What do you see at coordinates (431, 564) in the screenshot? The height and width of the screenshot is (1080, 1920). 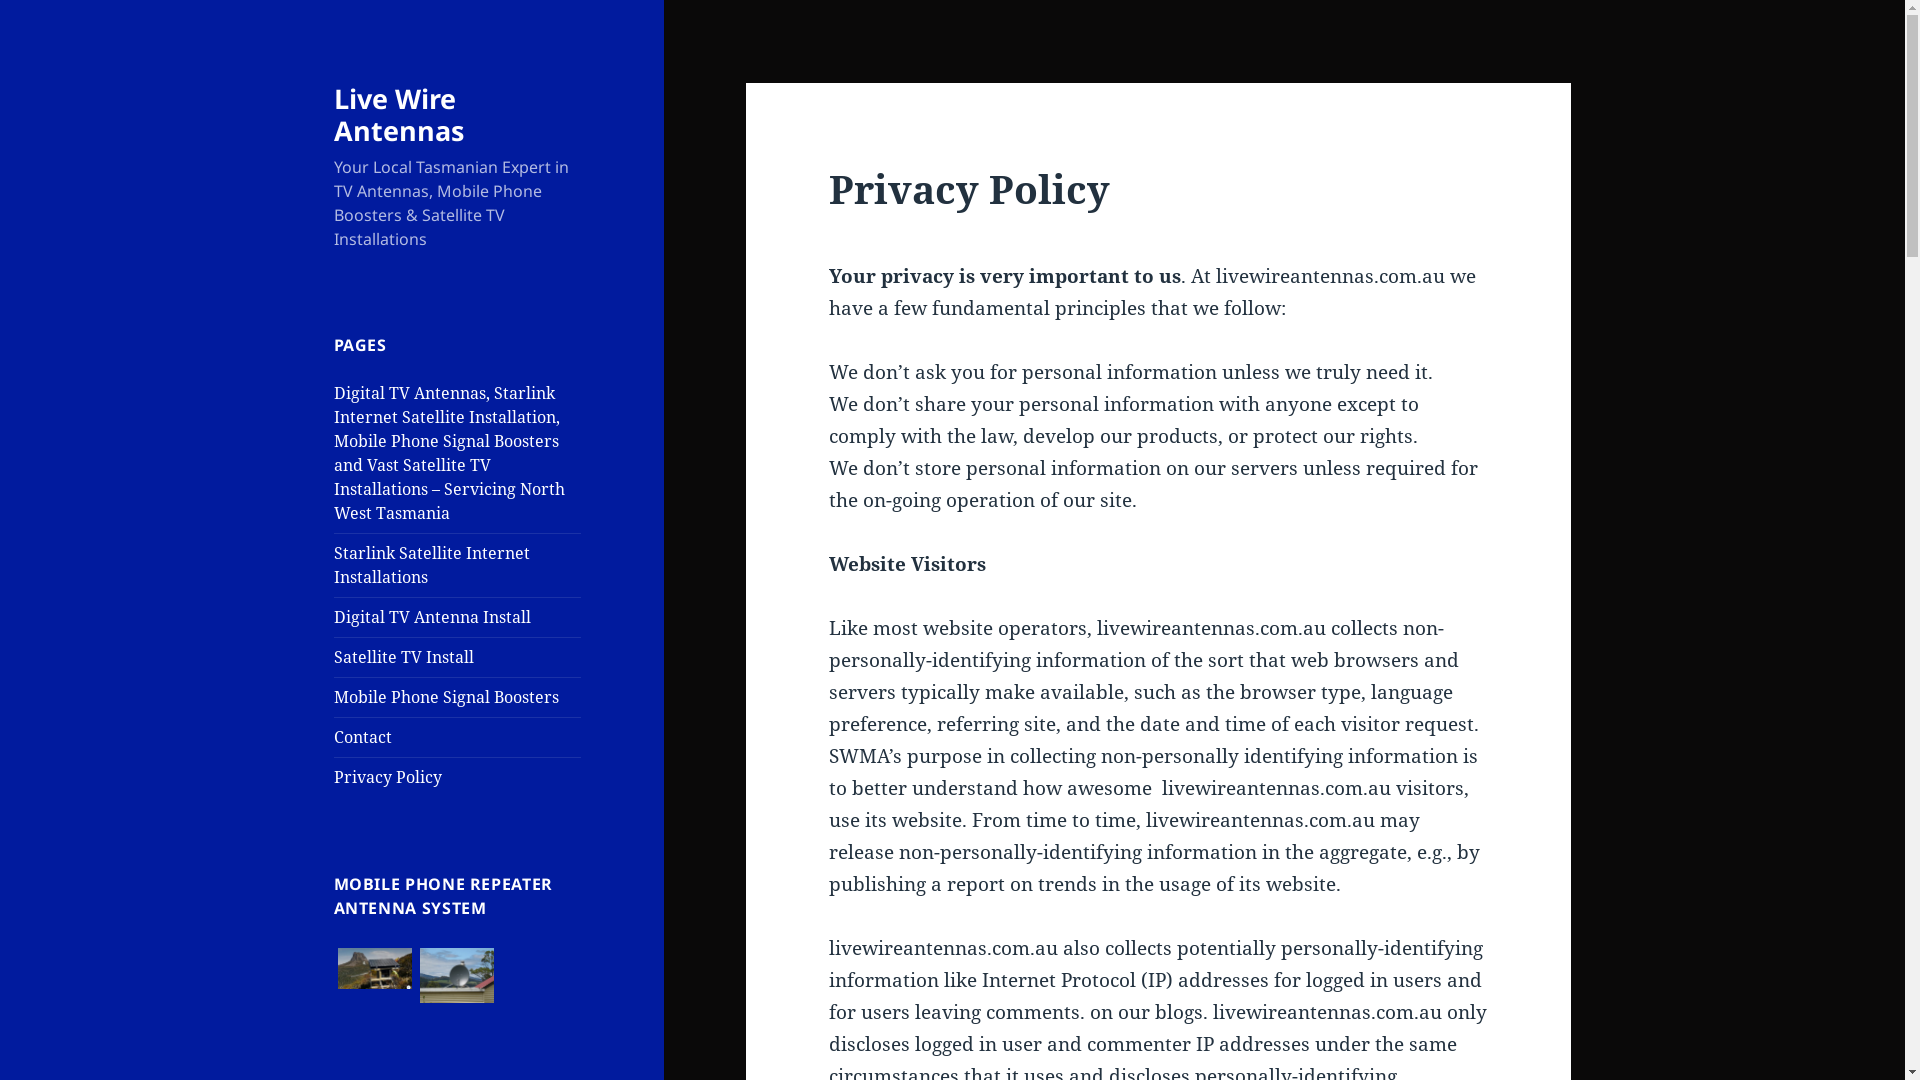 I see `'Starlink Satellite Internet Installations'` at bounding box center [431, 564].